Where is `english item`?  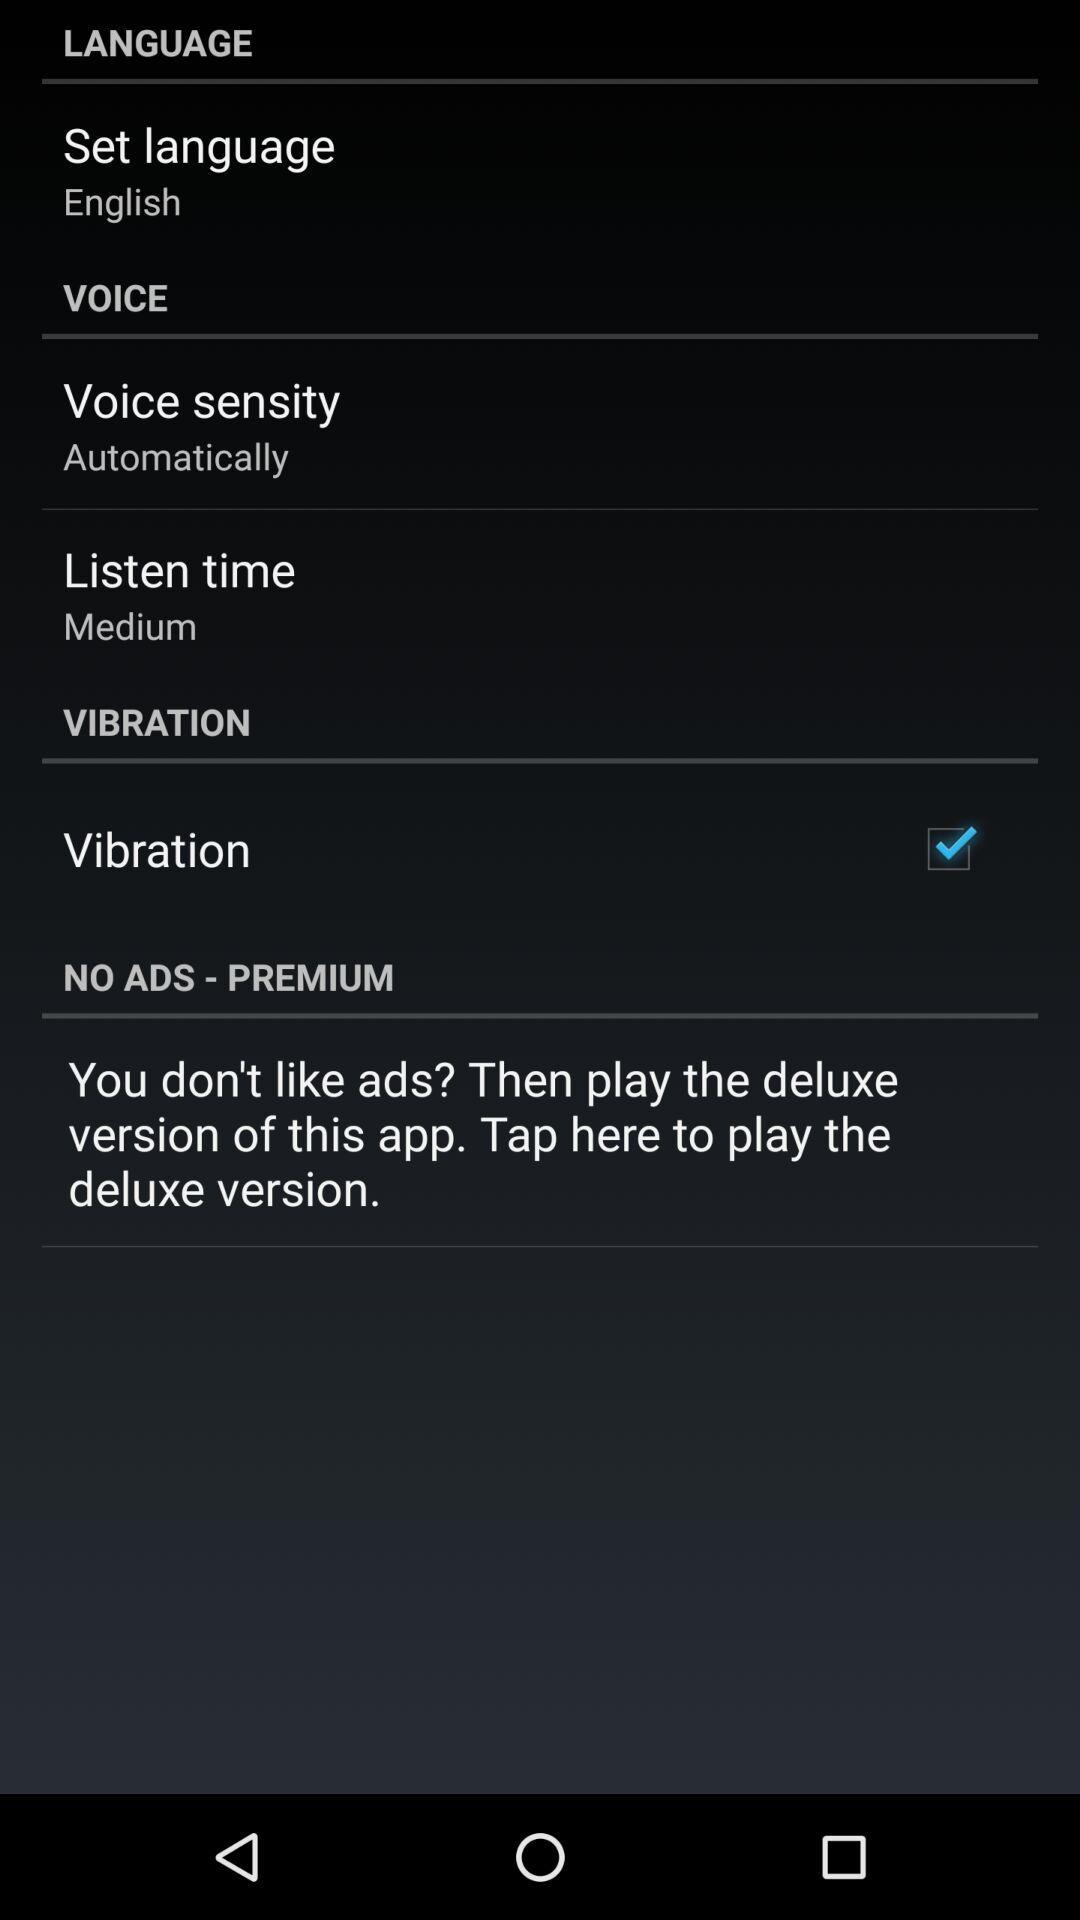 english item is located at coordinates (122, 201).